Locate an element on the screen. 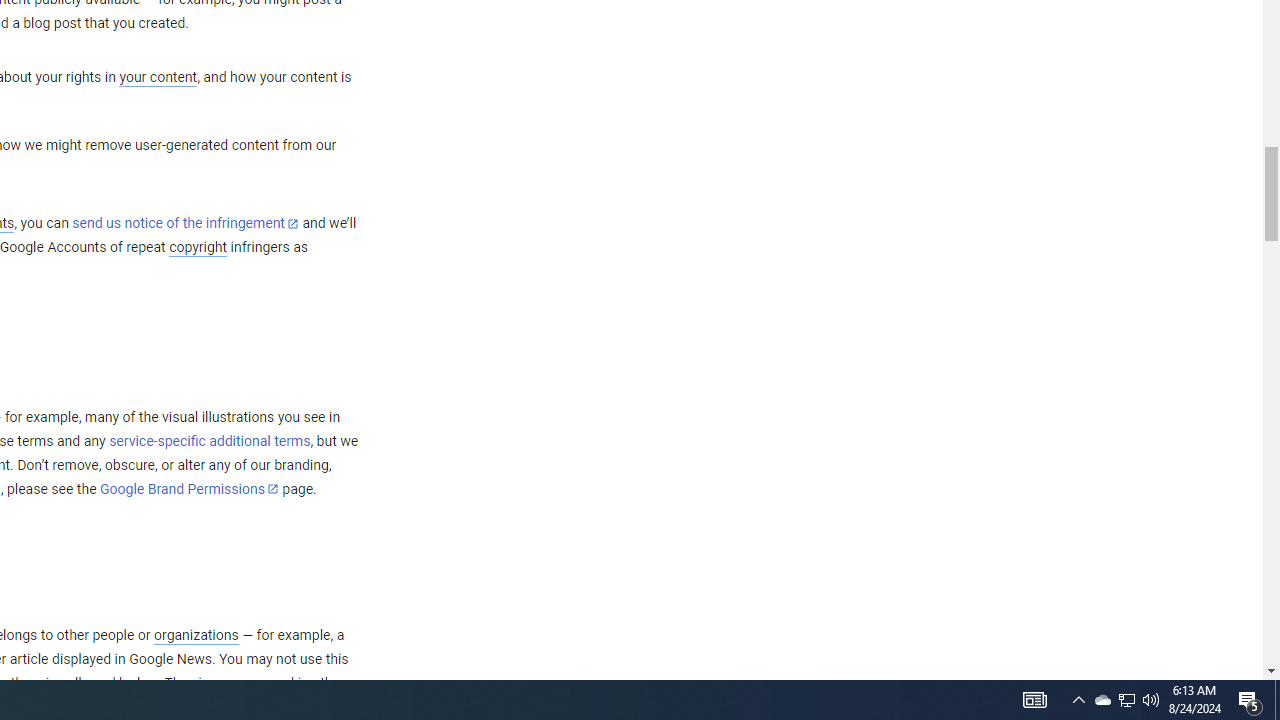 This screenshot has width=1280, height=720. 'send us notice of the infringement' is located at coordinates (185, 224).